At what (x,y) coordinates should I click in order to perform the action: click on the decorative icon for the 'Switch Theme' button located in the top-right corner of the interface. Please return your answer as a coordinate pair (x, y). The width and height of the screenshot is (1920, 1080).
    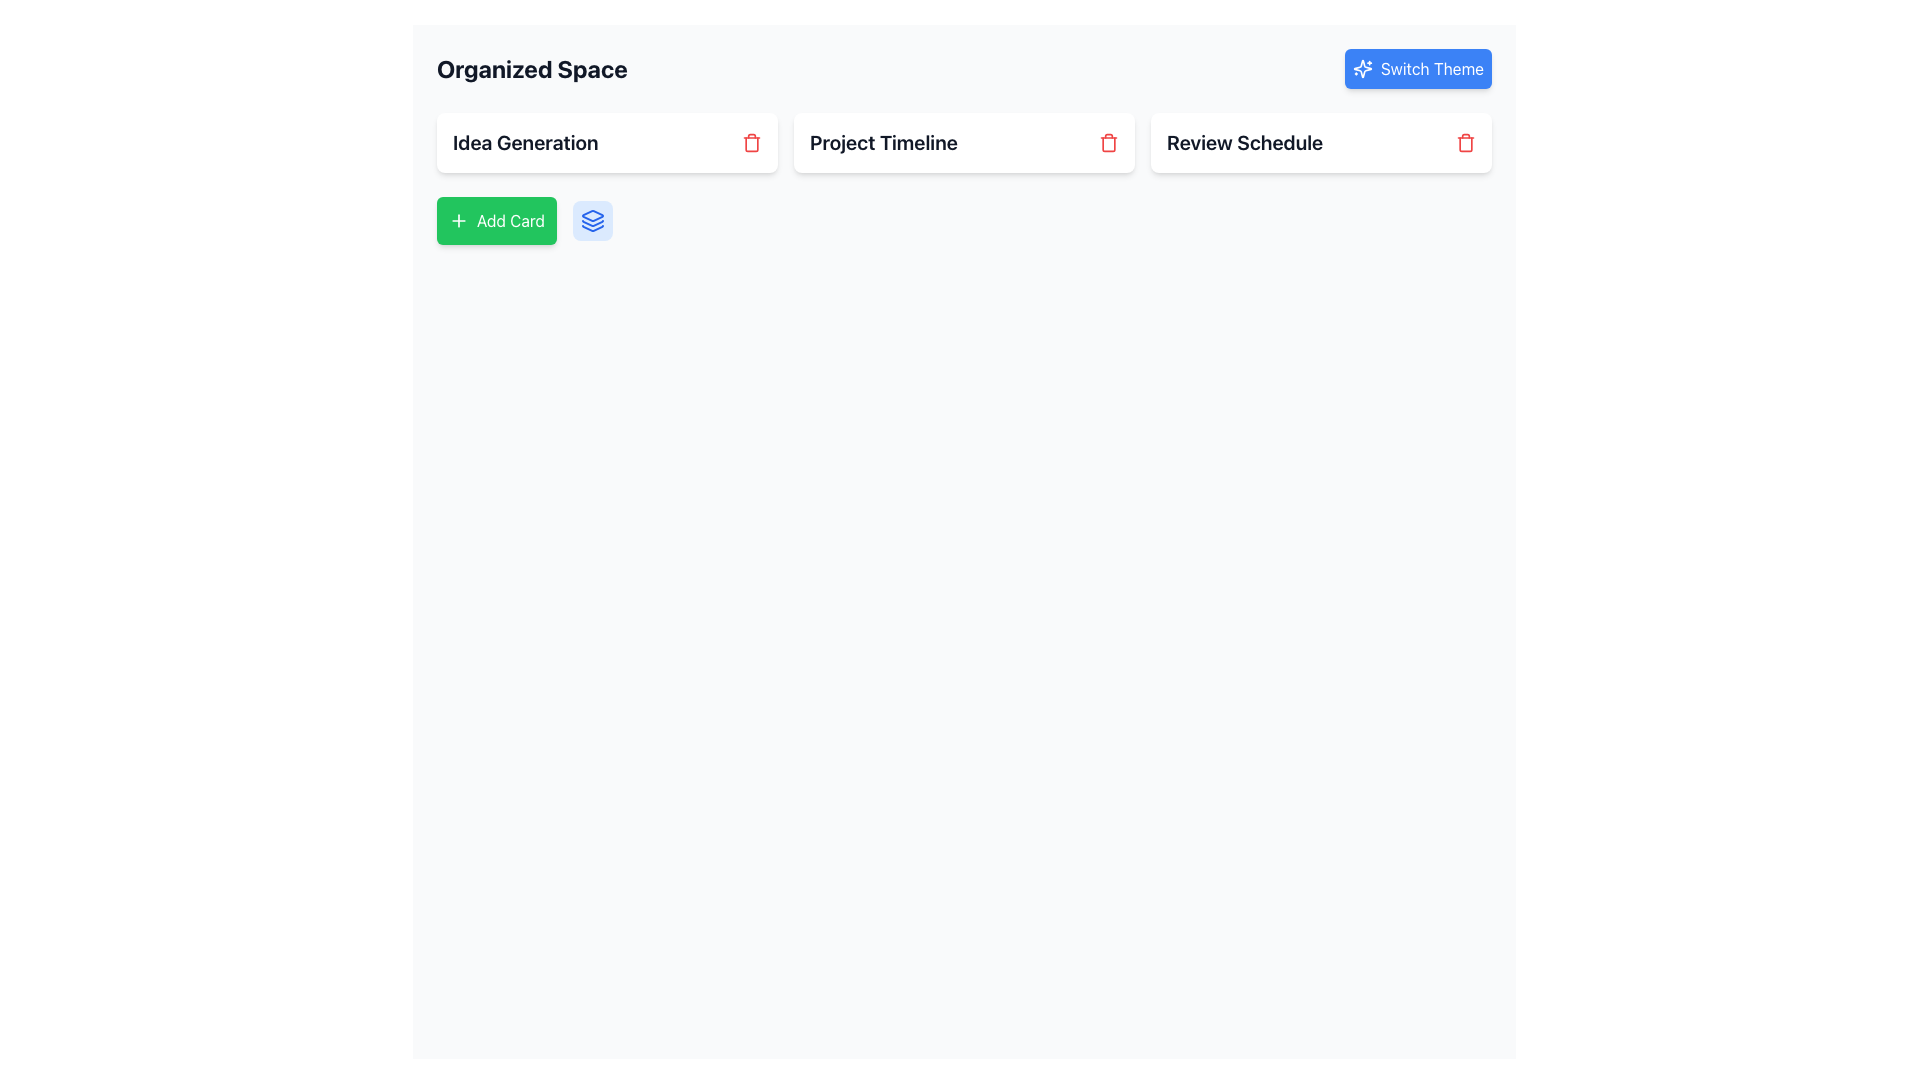
    Looking at the image, I should click on (1361, 68).